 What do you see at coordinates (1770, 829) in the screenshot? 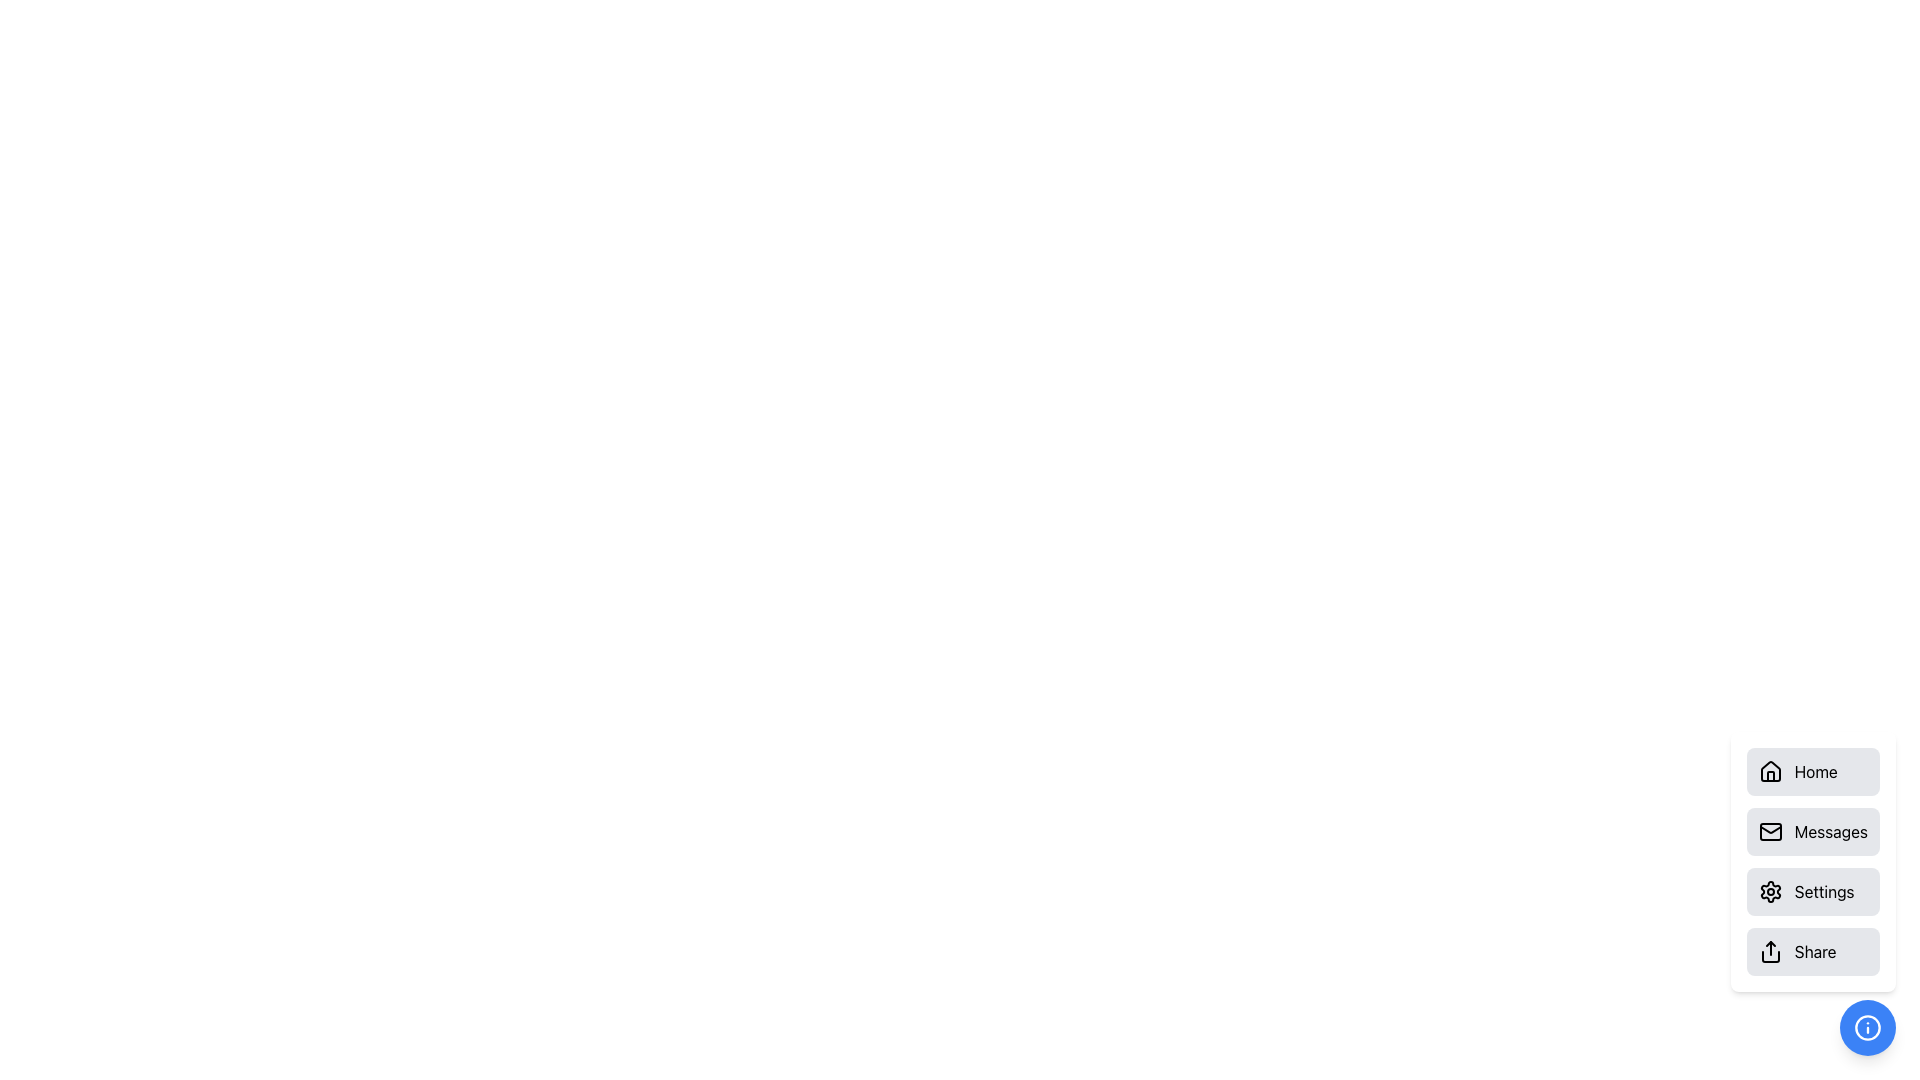
I see `the vector line forming a triangular shape resembling an envelope flap, which is part of the email icon located in the right-hand group of options, specifically in the 'Messages' button` at bounding box center [1770, 829].